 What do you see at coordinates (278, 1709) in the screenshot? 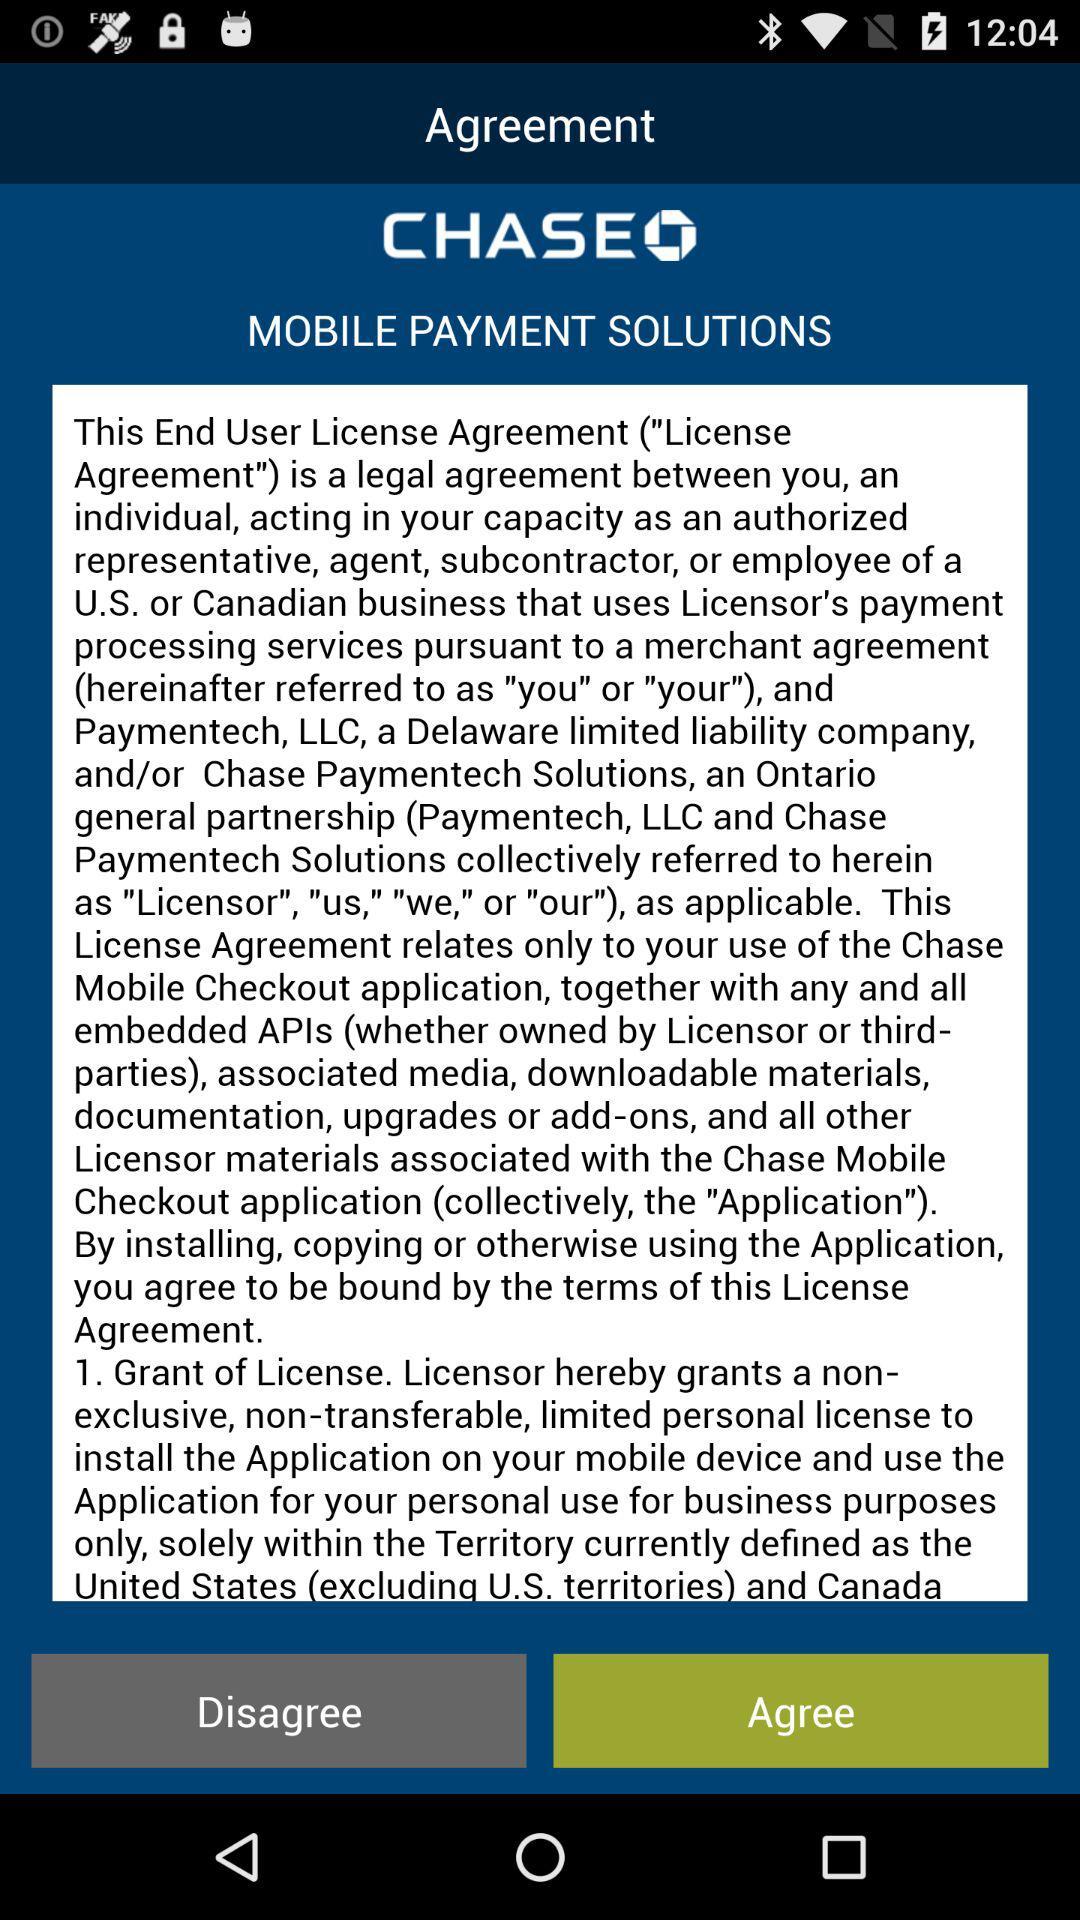
I see `the disagree item` at bounding box center [278, 1709].